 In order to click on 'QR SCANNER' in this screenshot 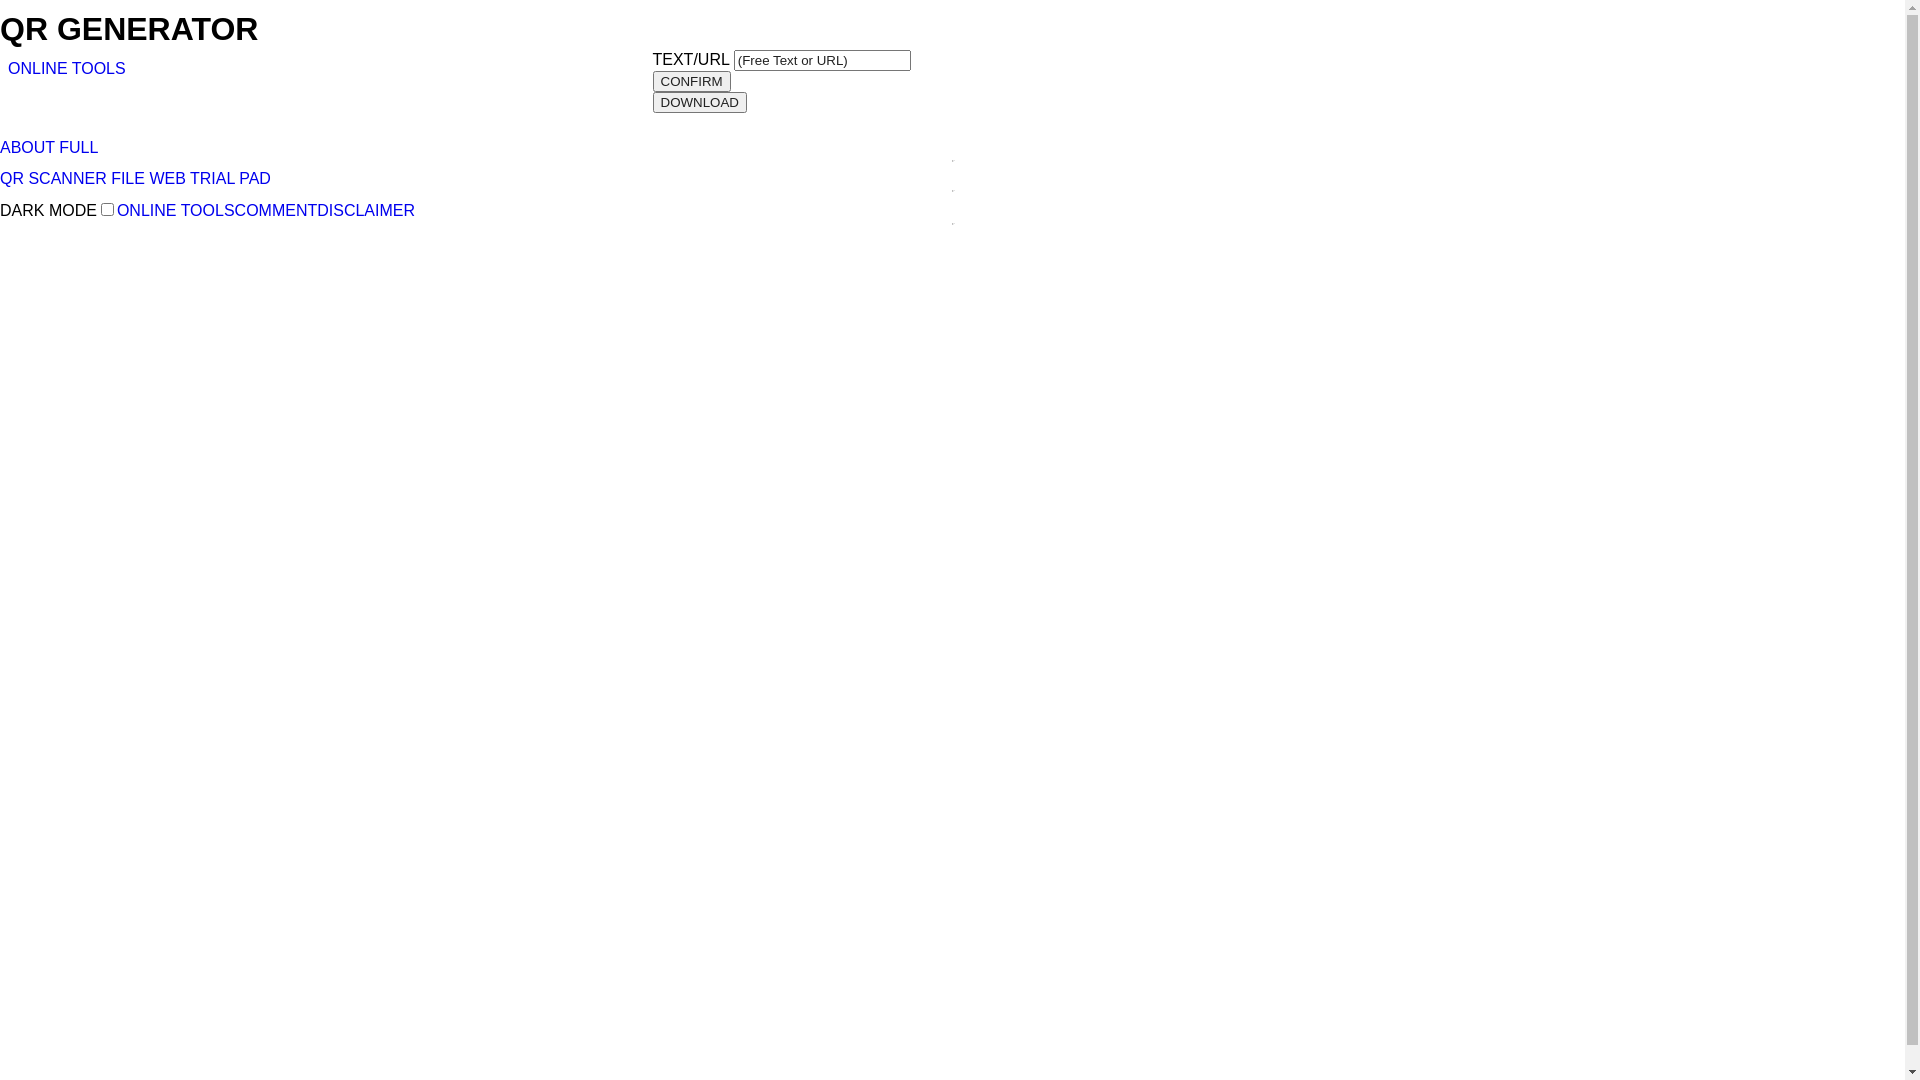, I will do `click(0, 177)`.